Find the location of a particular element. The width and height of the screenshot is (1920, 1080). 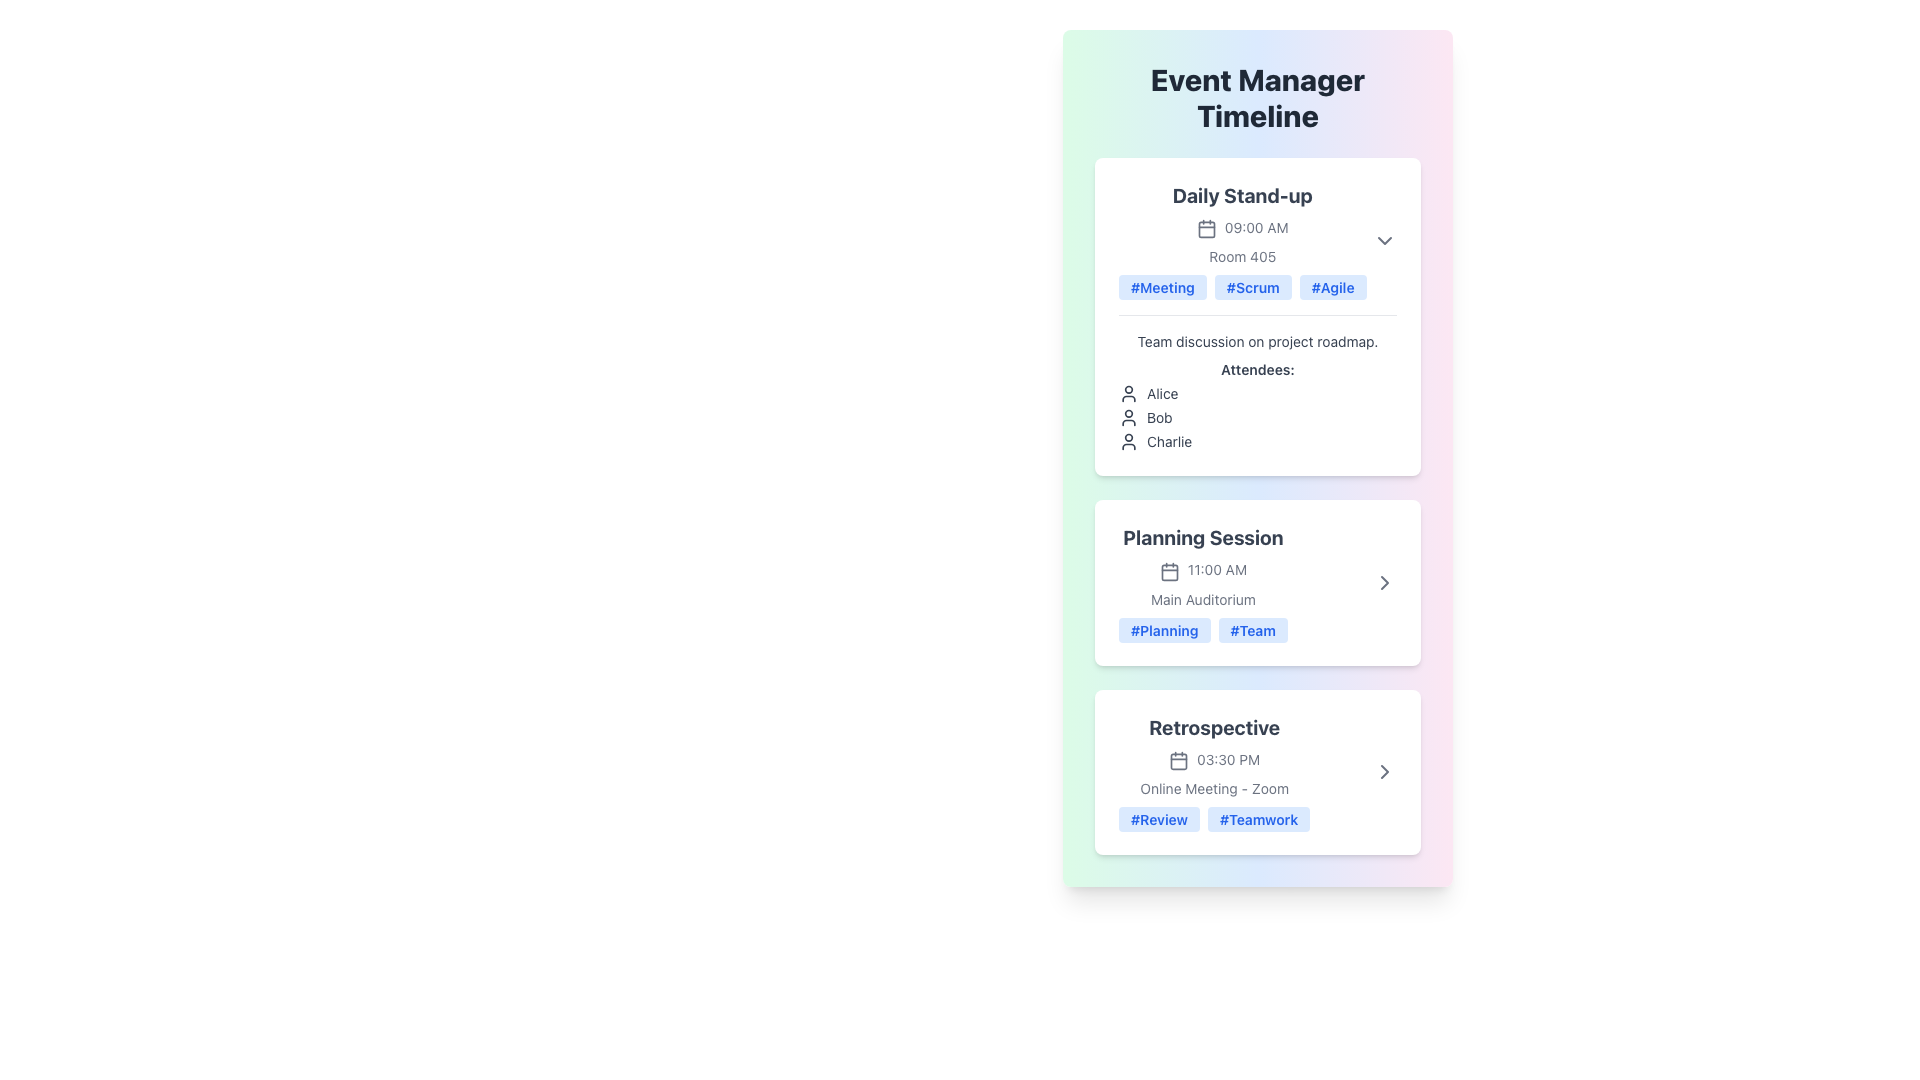

the static text label indicating the location of the event in the Main Auditorium, positioned under 'Planning Session' at 11:00 AM is located at coordinates (1202, 598).